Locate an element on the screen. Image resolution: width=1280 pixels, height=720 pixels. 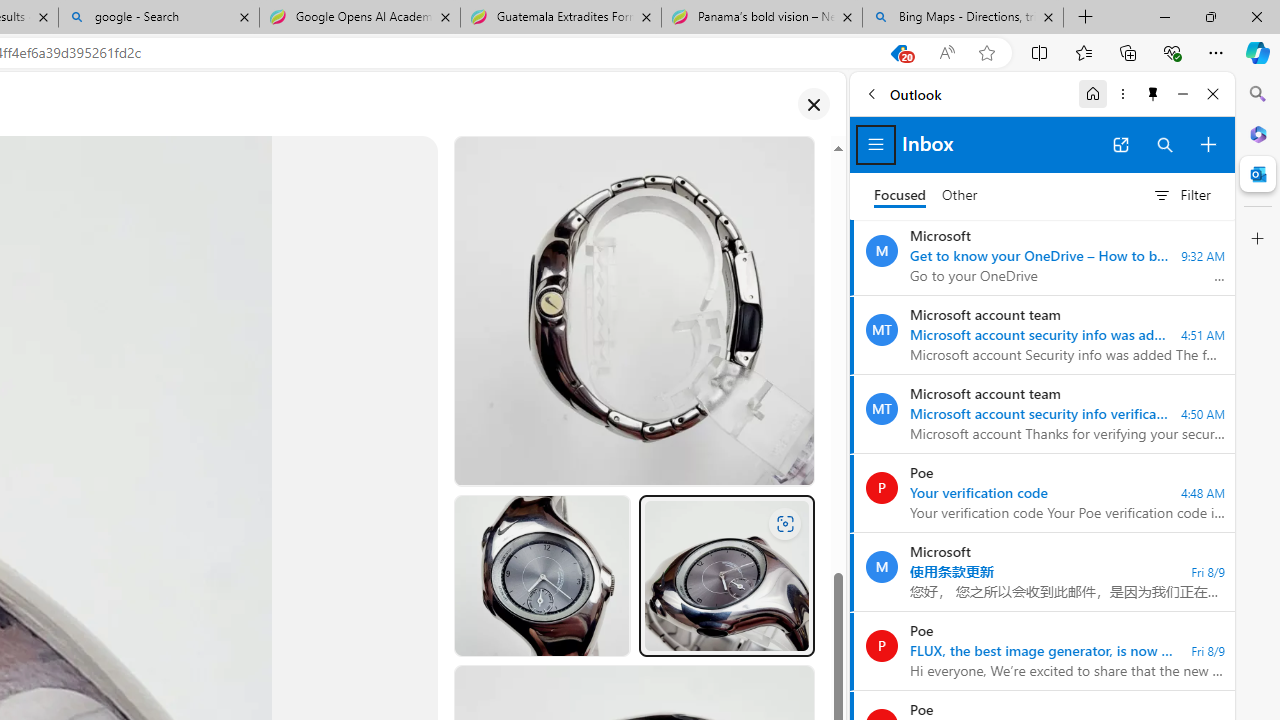
'Settings and more (Alt+F)' is located at coordinates (1215, 51).